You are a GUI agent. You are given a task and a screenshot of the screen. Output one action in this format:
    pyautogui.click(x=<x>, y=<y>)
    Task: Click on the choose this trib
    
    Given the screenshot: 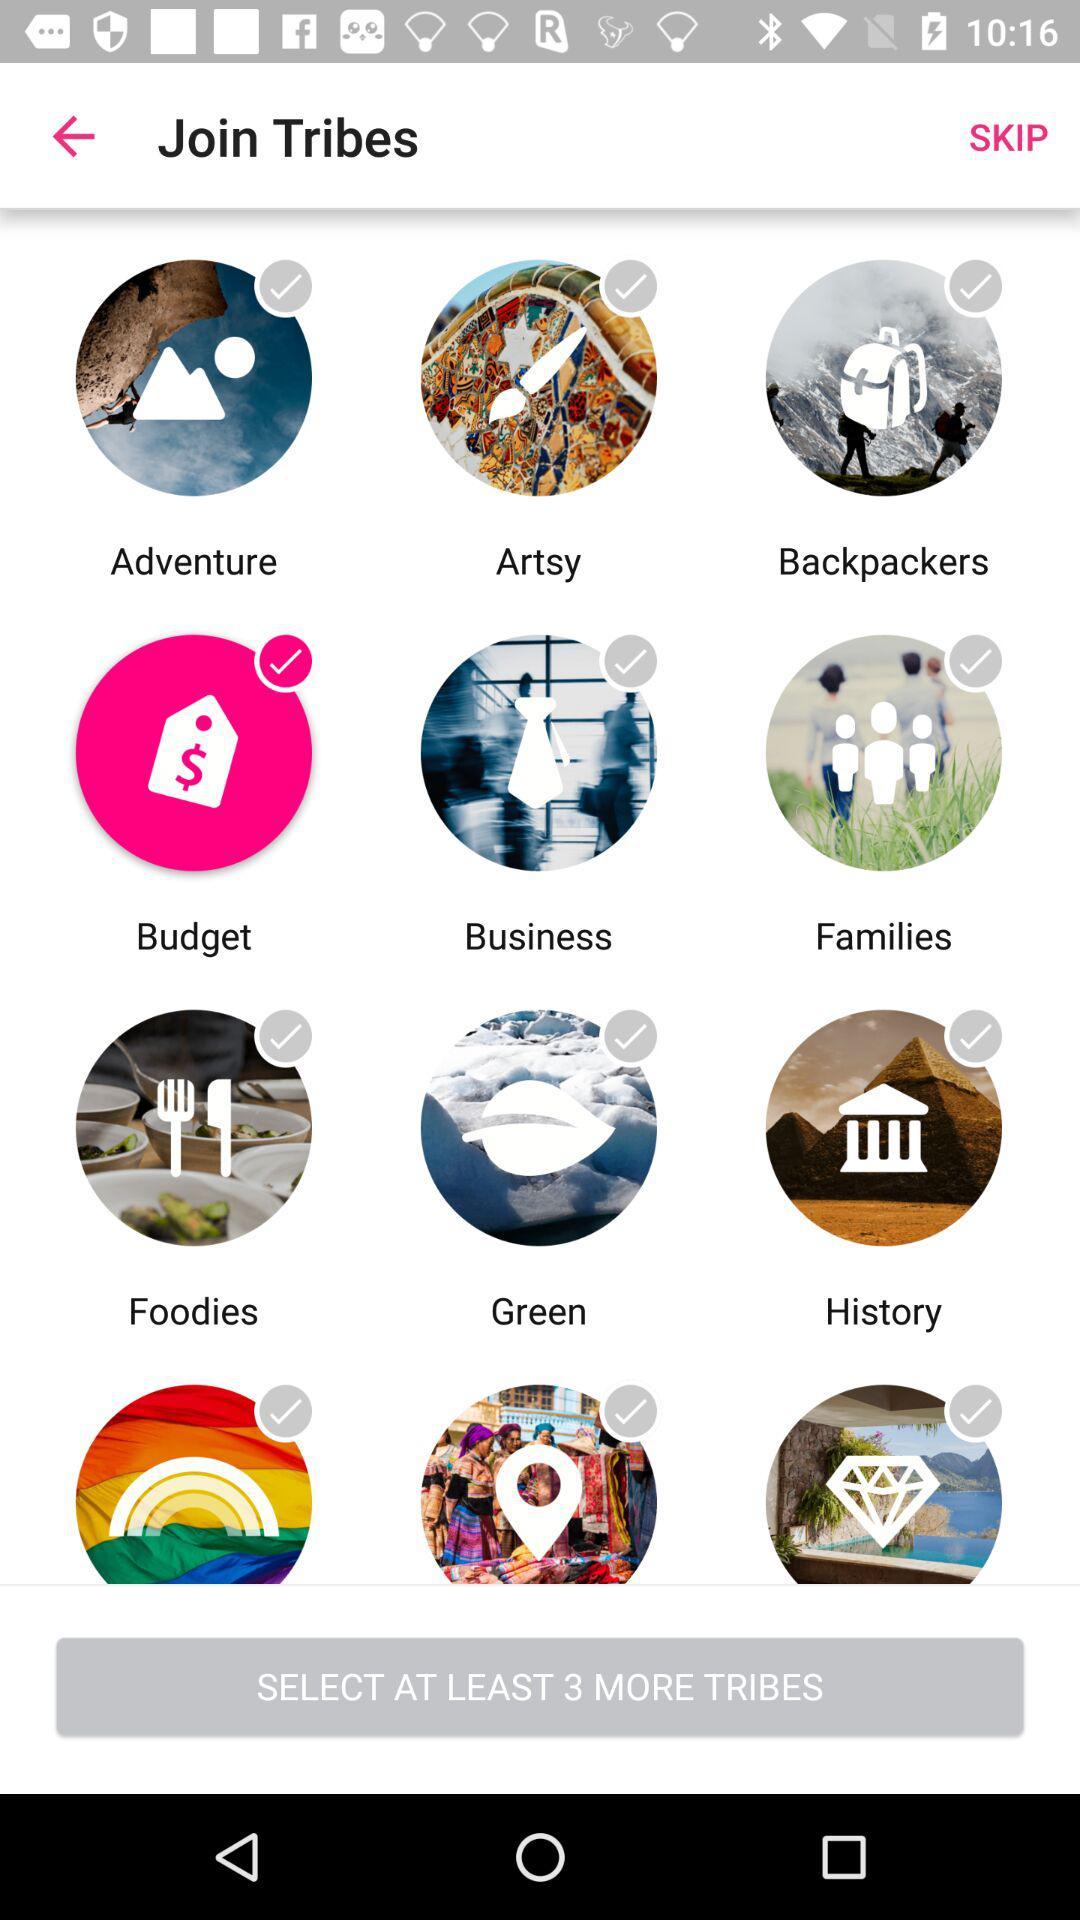 What is the action you would take?
    pyautogui.click(x=882, y=1459)
    